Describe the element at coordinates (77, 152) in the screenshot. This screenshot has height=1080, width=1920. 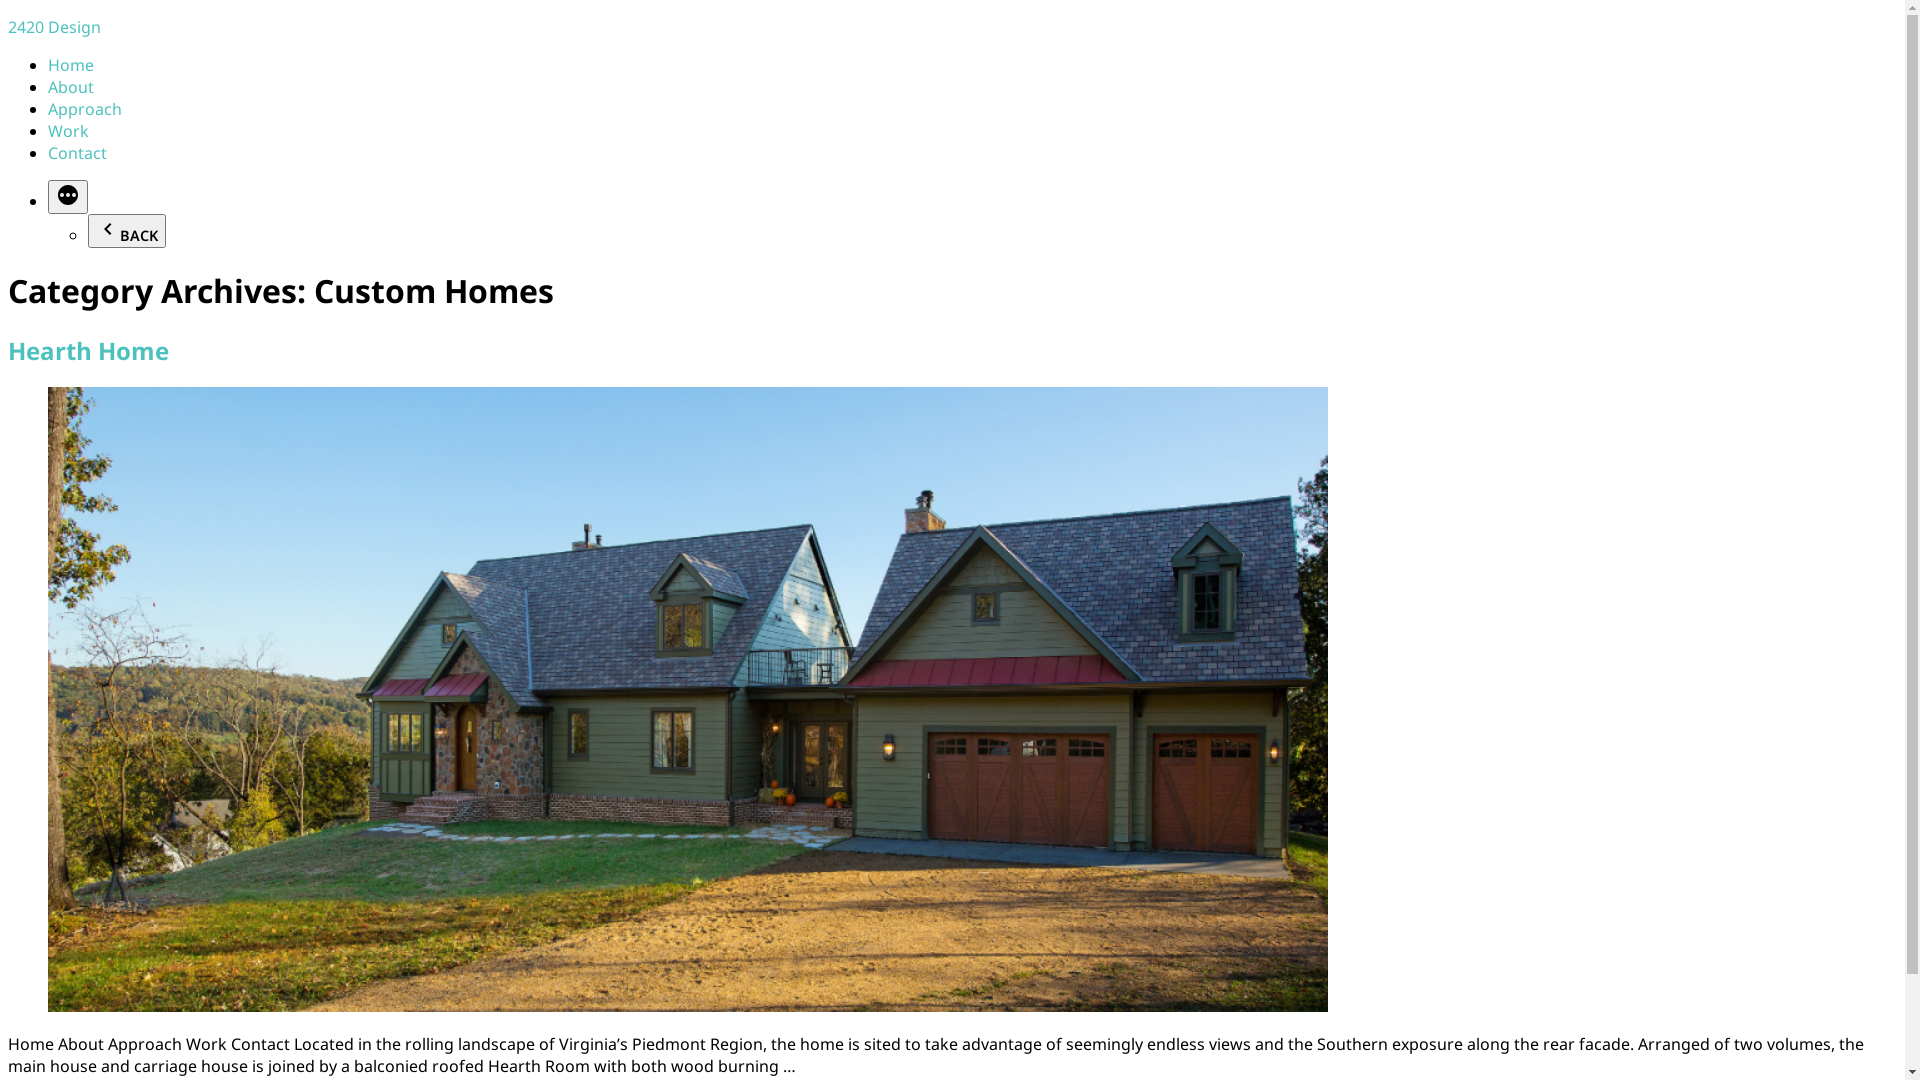
I see `'Contact'` at that location.